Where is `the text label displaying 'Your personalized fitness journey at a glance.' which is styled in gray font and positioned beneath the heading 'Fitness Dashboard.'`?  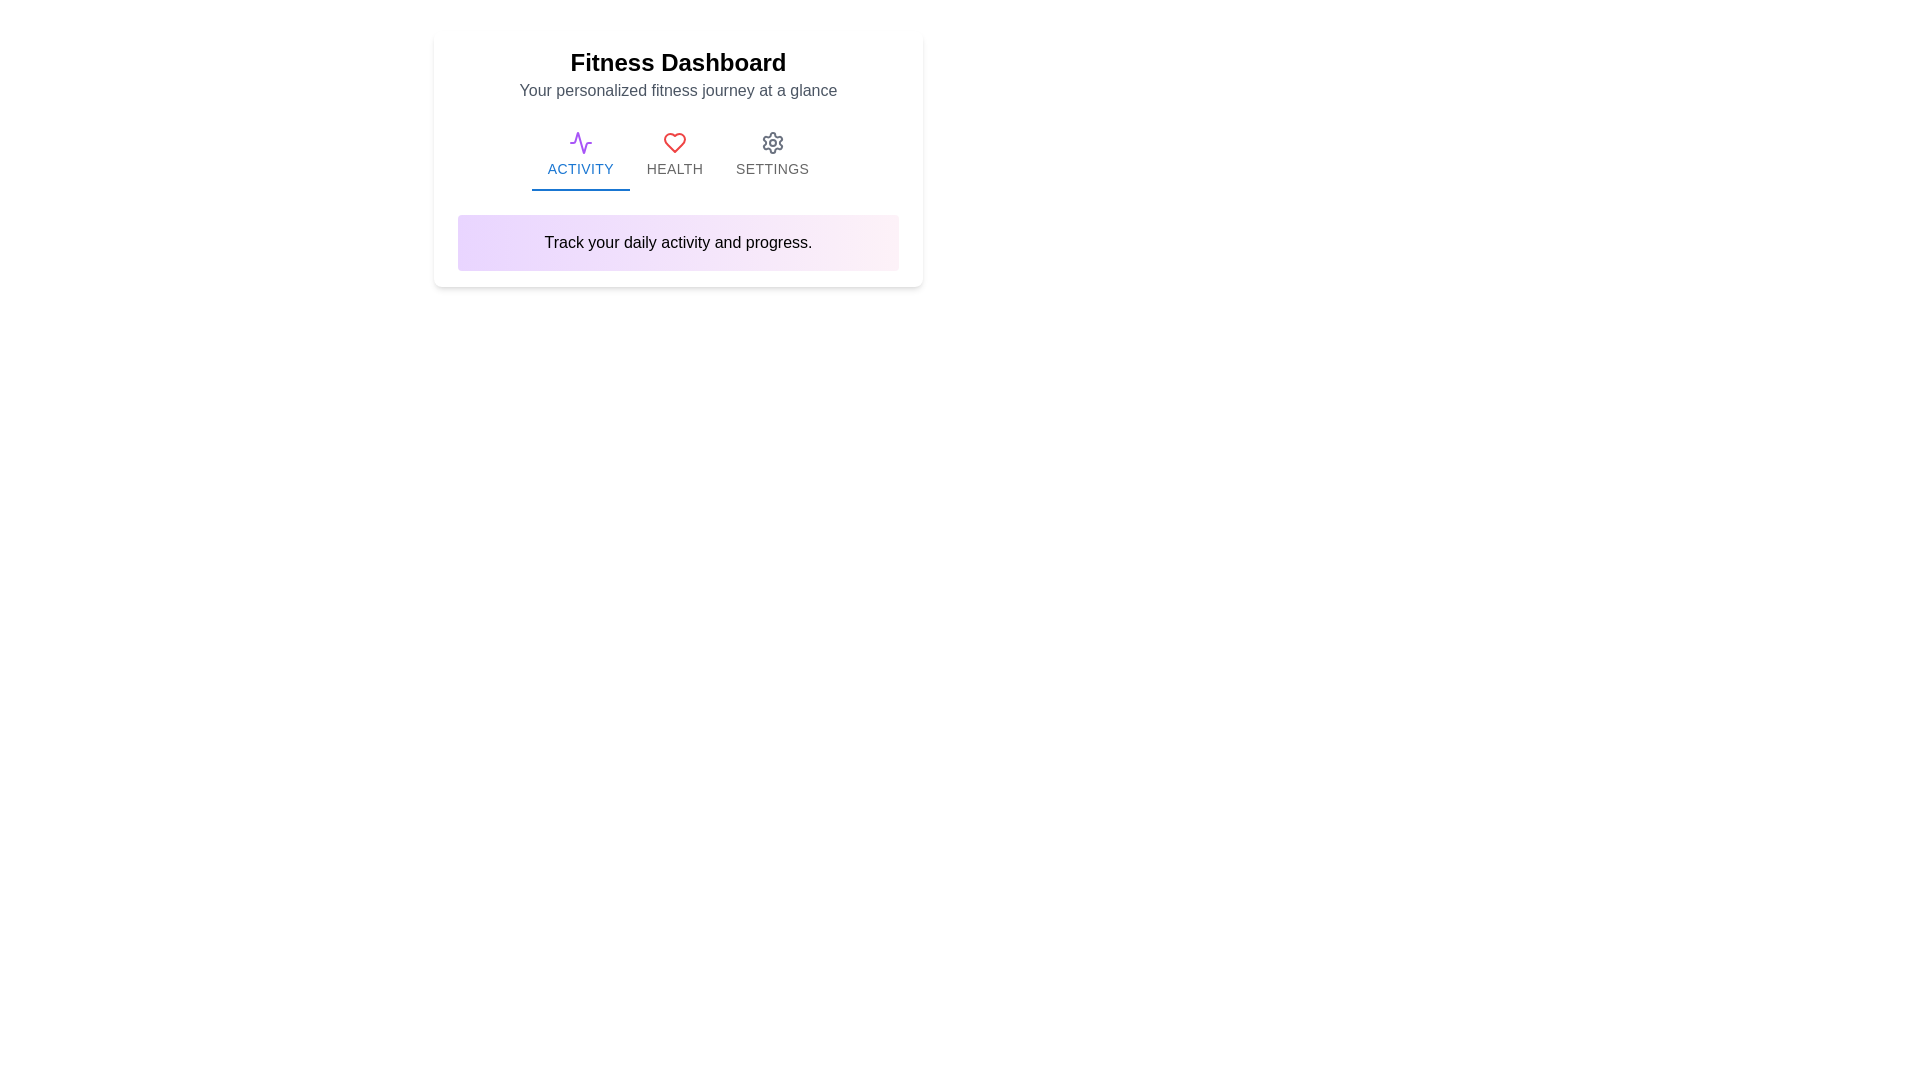 the text label displaying 'Your personalized fitness journey at a glance.' which is styled in gray font and positioned beneath the heading 'Fitness Dashboard.' is located at coordinates (678, 91).